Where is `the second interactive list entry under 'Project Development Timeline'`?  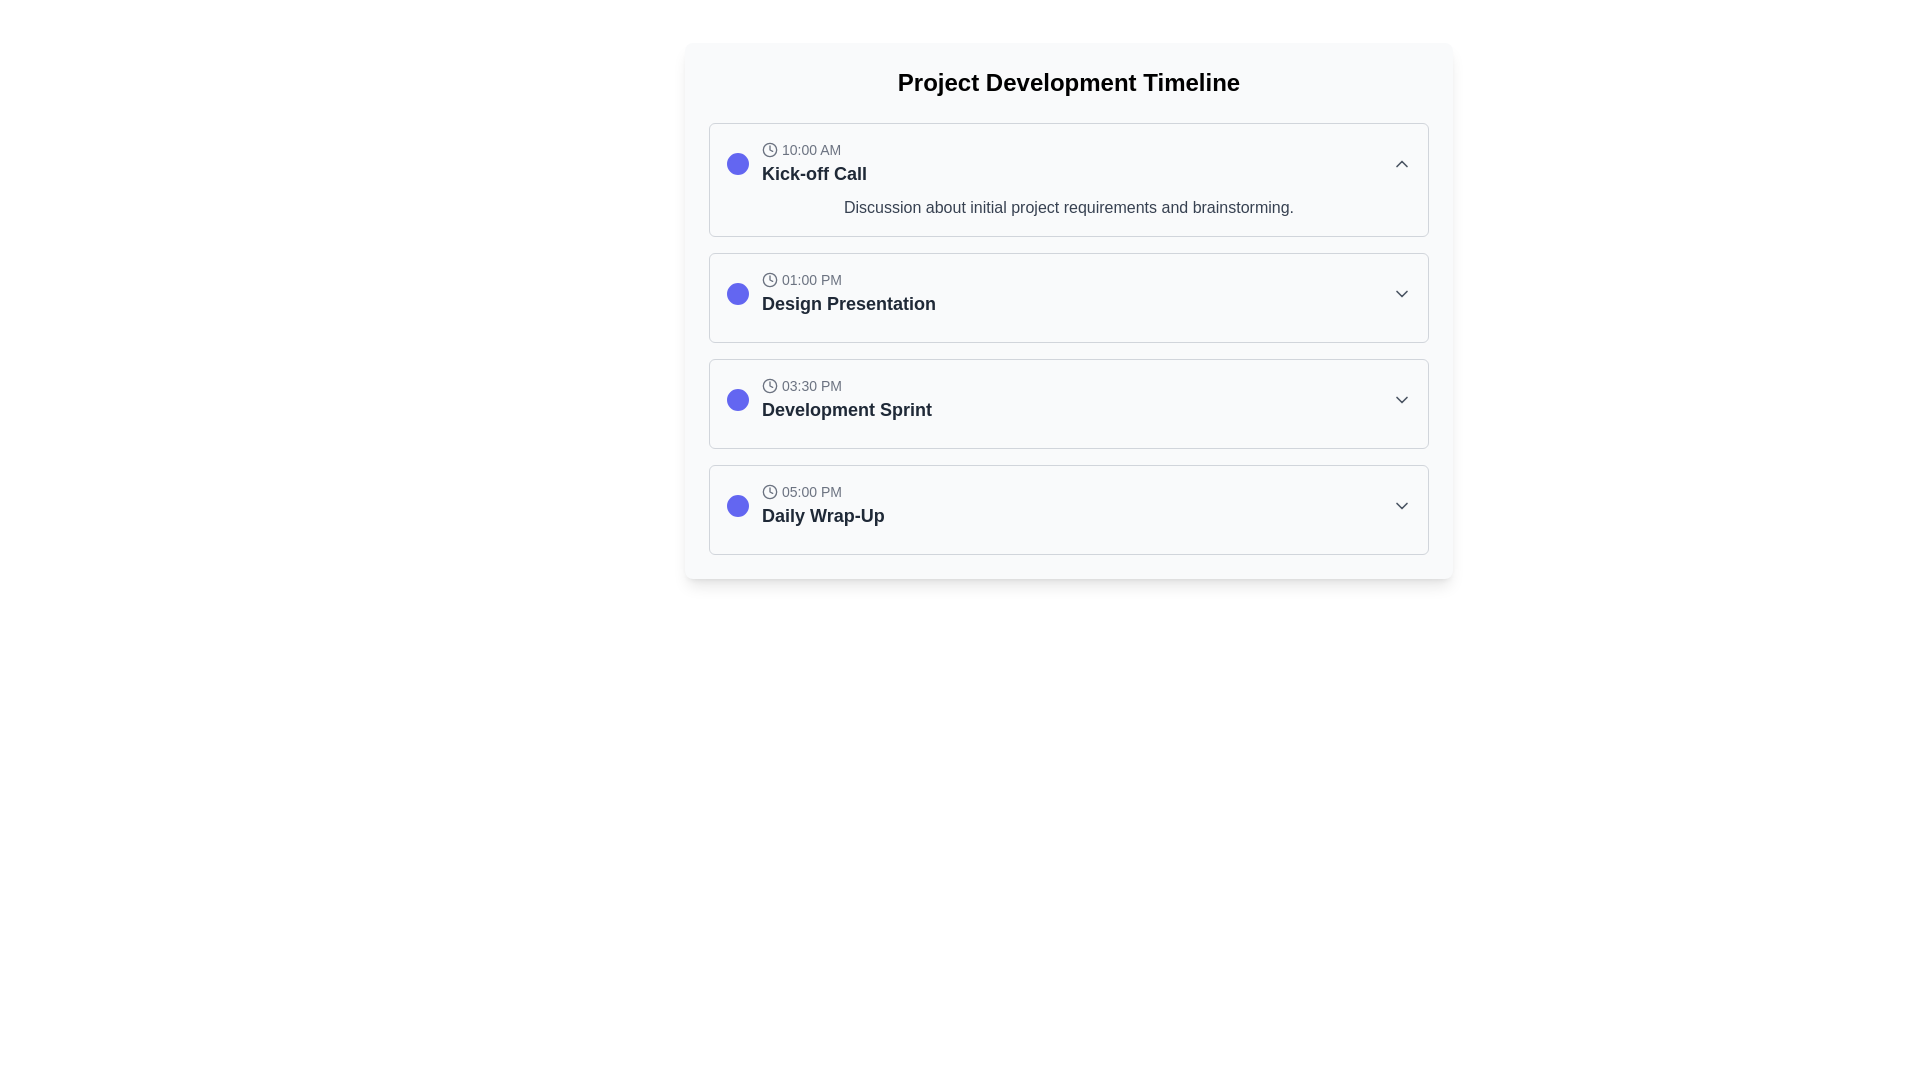 the second interactive list entry under 'Project Development Timeline' is located at coordinates (1068, 293).